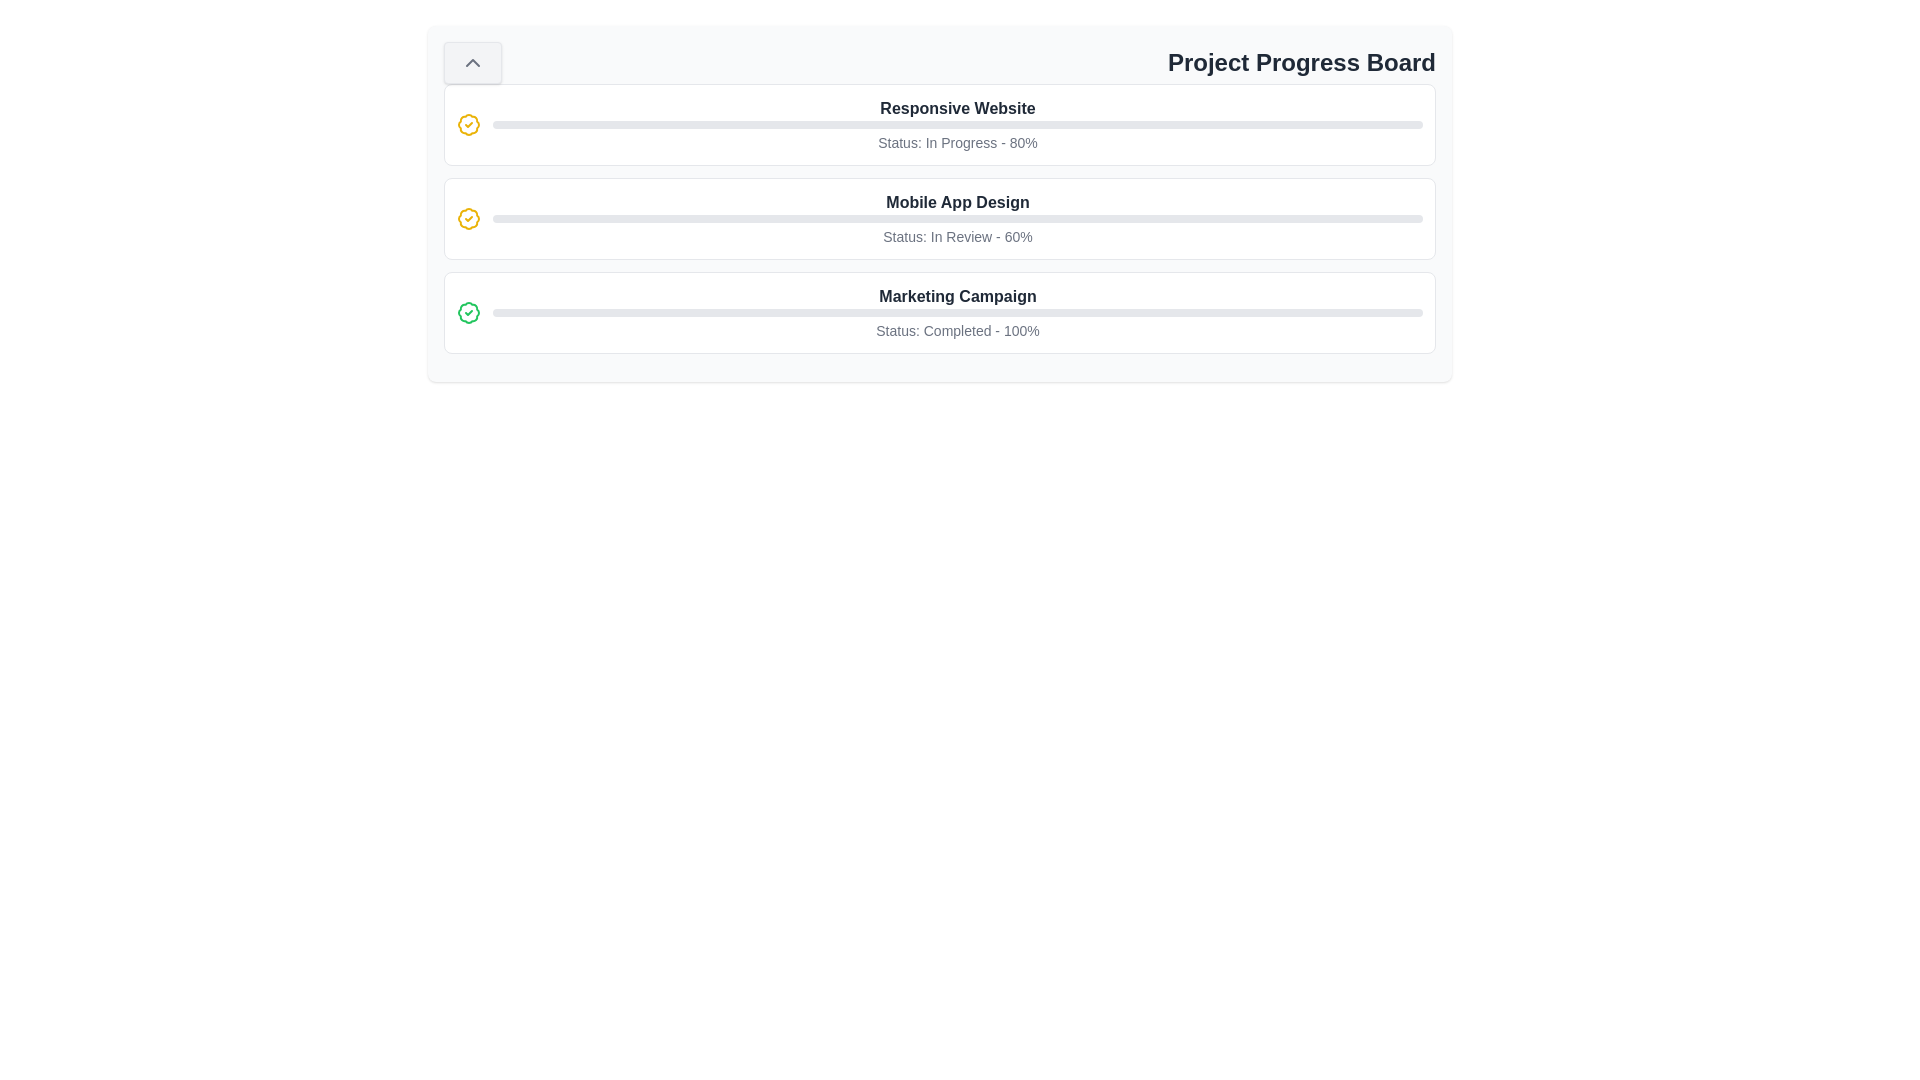  I want to click on the Information box displaying the status information of the 'Marketing Campaign' project by clicking on its center point, so click(939, 312).